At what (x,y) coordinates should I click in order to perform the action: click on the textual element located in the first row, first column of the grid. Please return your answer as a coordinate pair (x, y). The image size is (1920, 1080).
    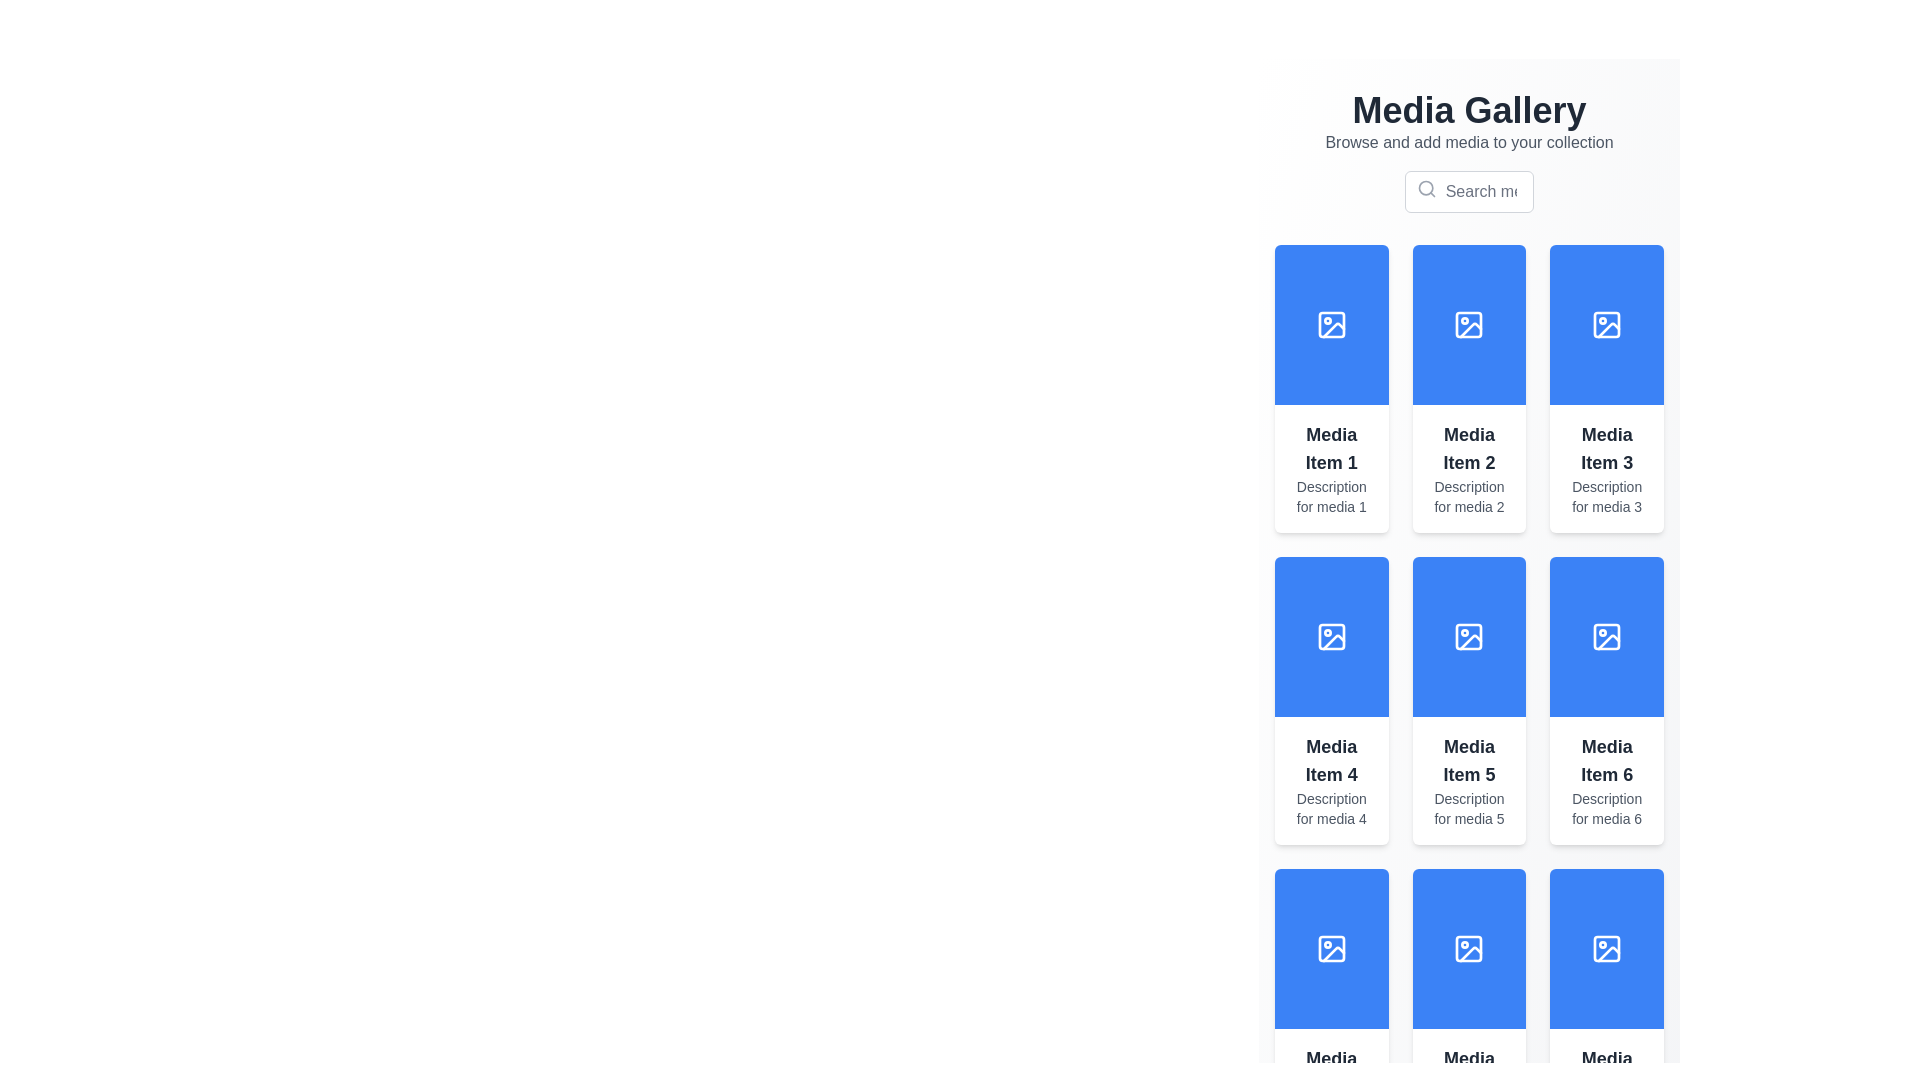
    Looking at the image, I should click on (1331, 469).